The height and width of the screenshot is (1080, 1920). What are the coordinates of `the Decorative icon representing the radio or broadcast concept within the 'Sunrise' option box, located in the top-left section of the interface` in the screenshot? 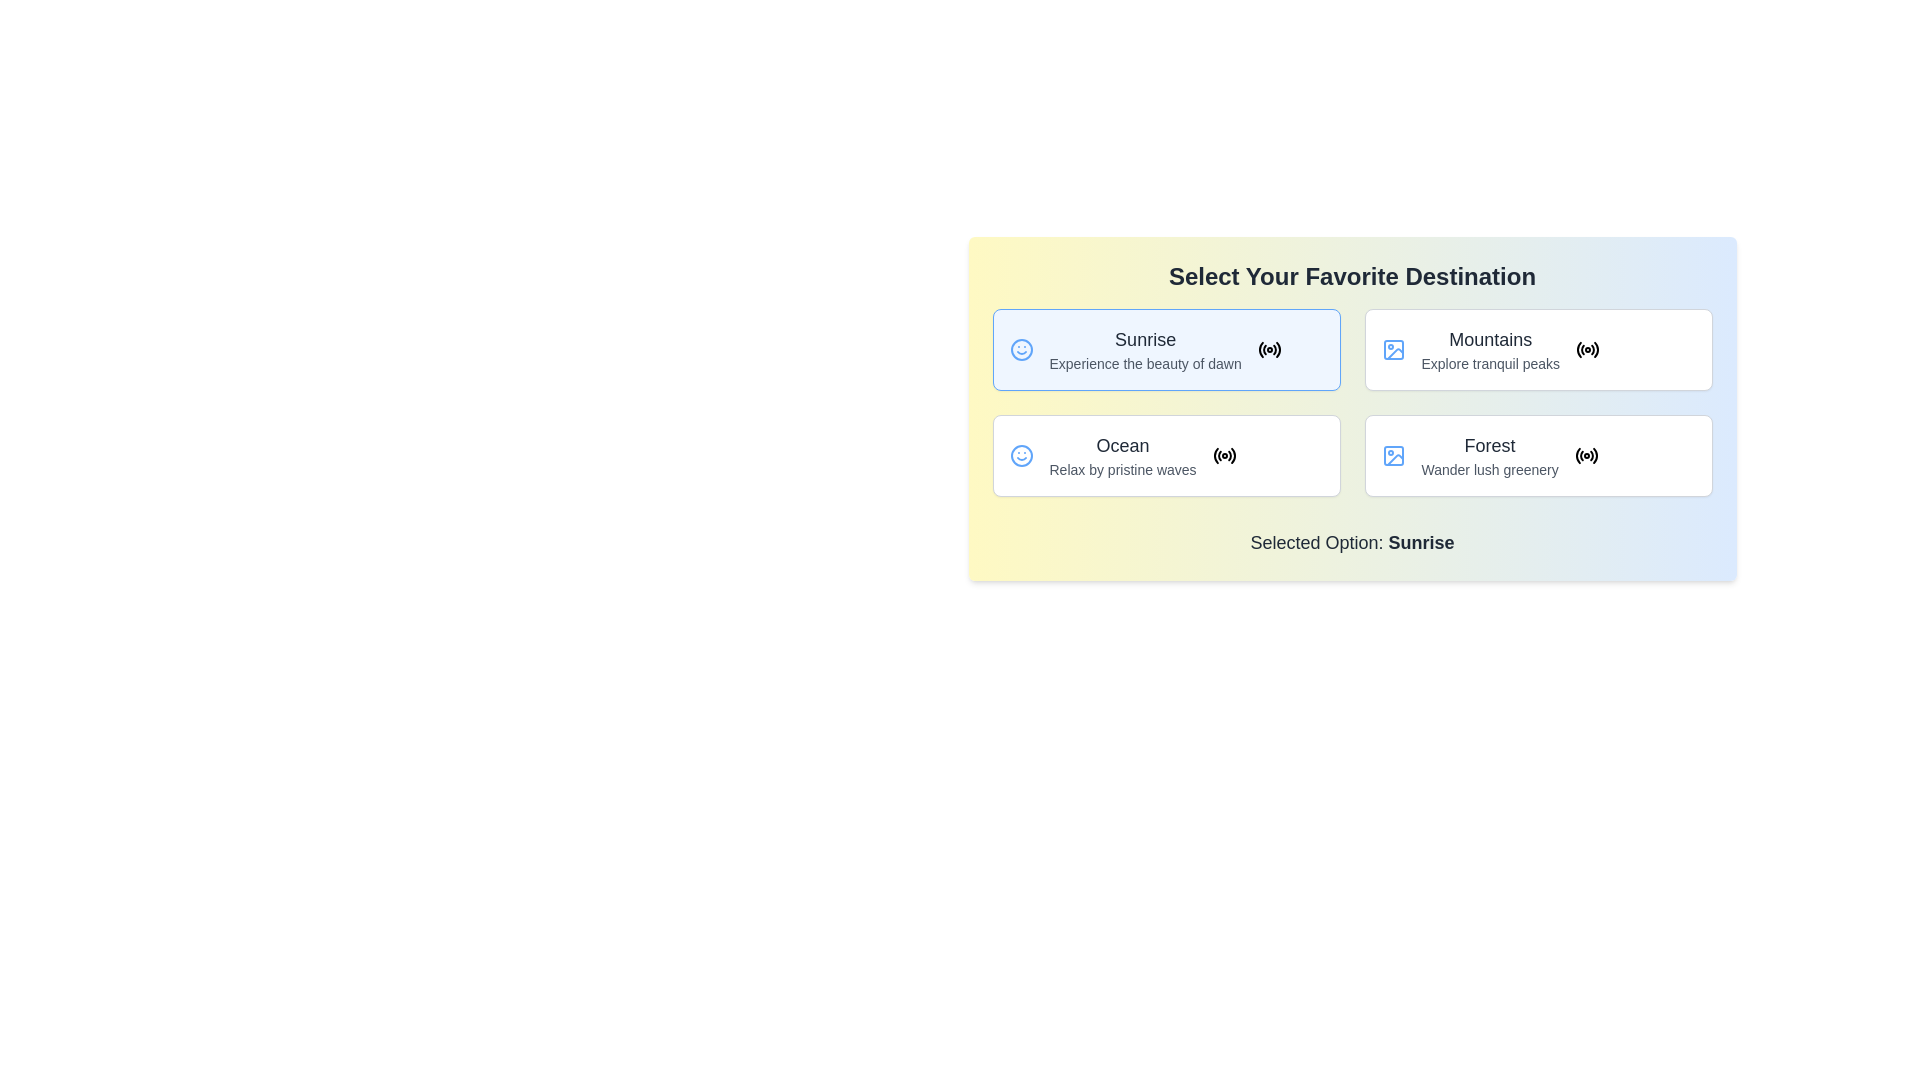 It's located at (1268, 349).